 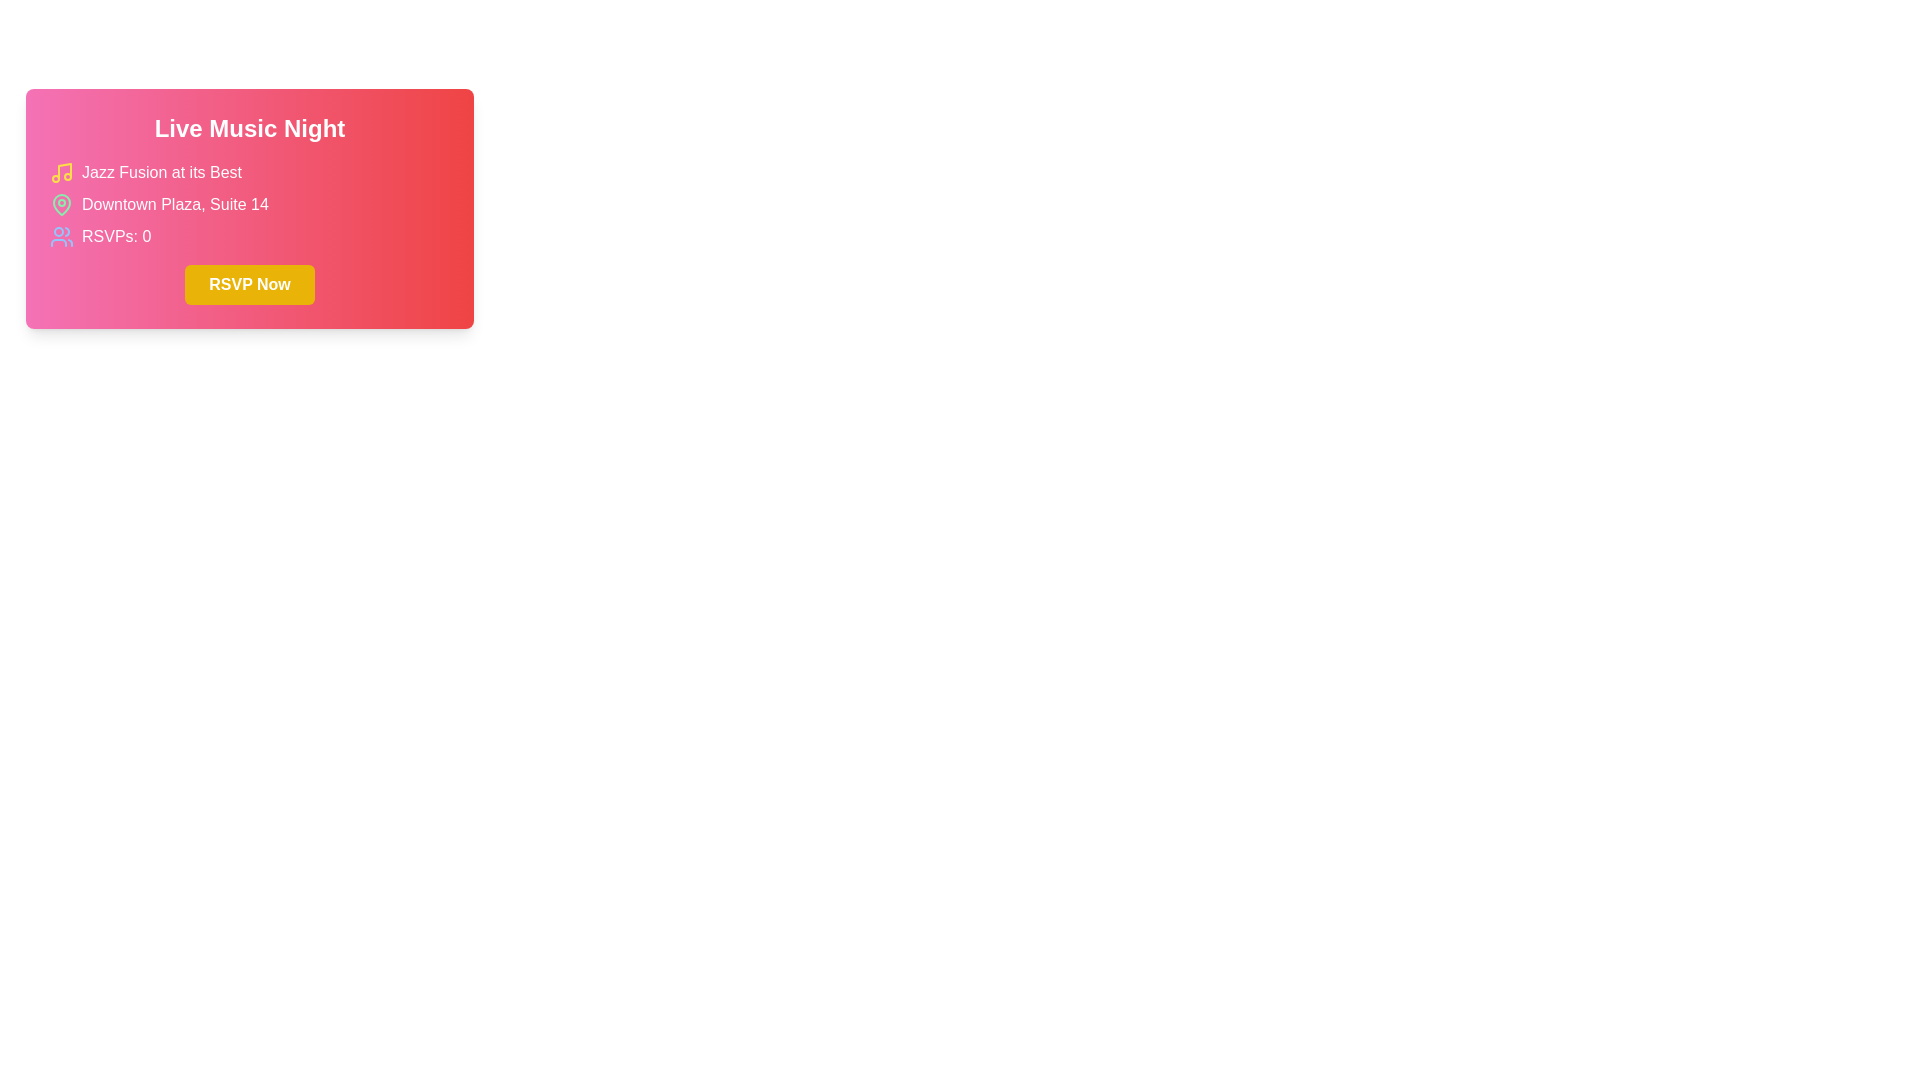 I want to click on the vibrant yellow 'RSVP Now' button located at the bottom center of the event information card to RSVP for the event, so click(x=248, y=285).